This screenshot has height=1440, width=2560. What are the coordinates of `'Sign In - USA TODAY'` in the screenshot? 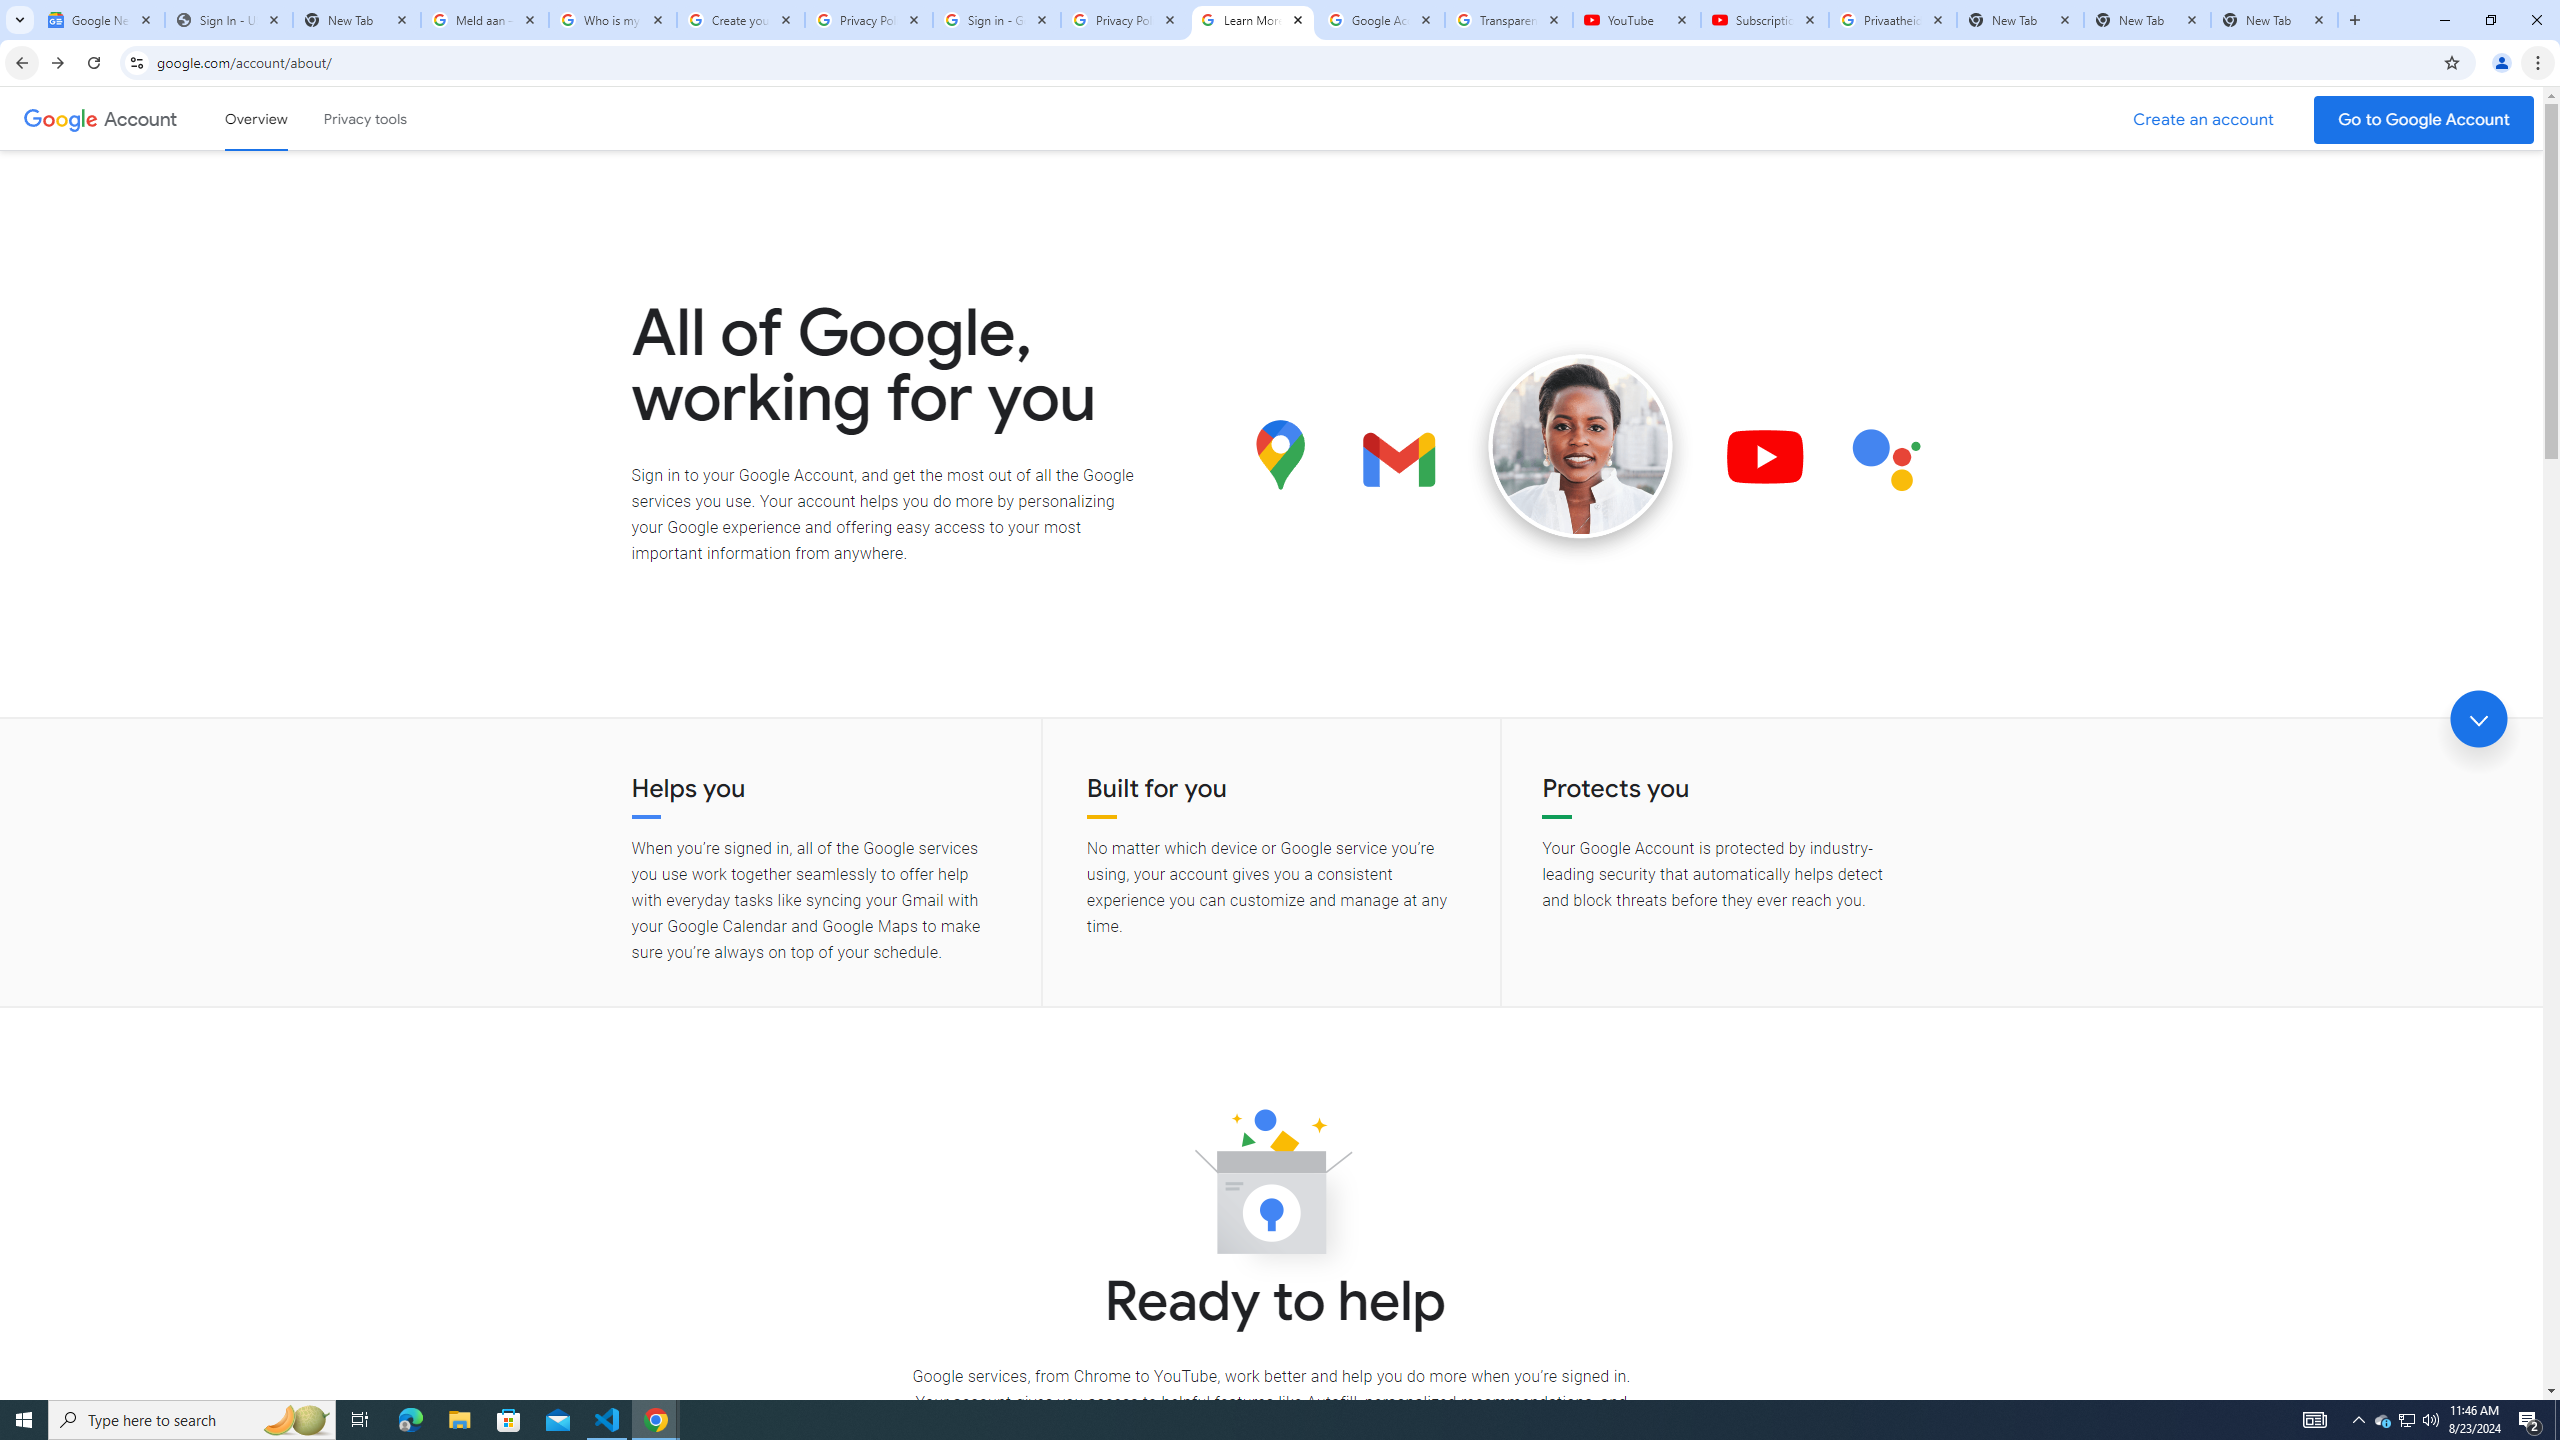 It's located at (228, 19).